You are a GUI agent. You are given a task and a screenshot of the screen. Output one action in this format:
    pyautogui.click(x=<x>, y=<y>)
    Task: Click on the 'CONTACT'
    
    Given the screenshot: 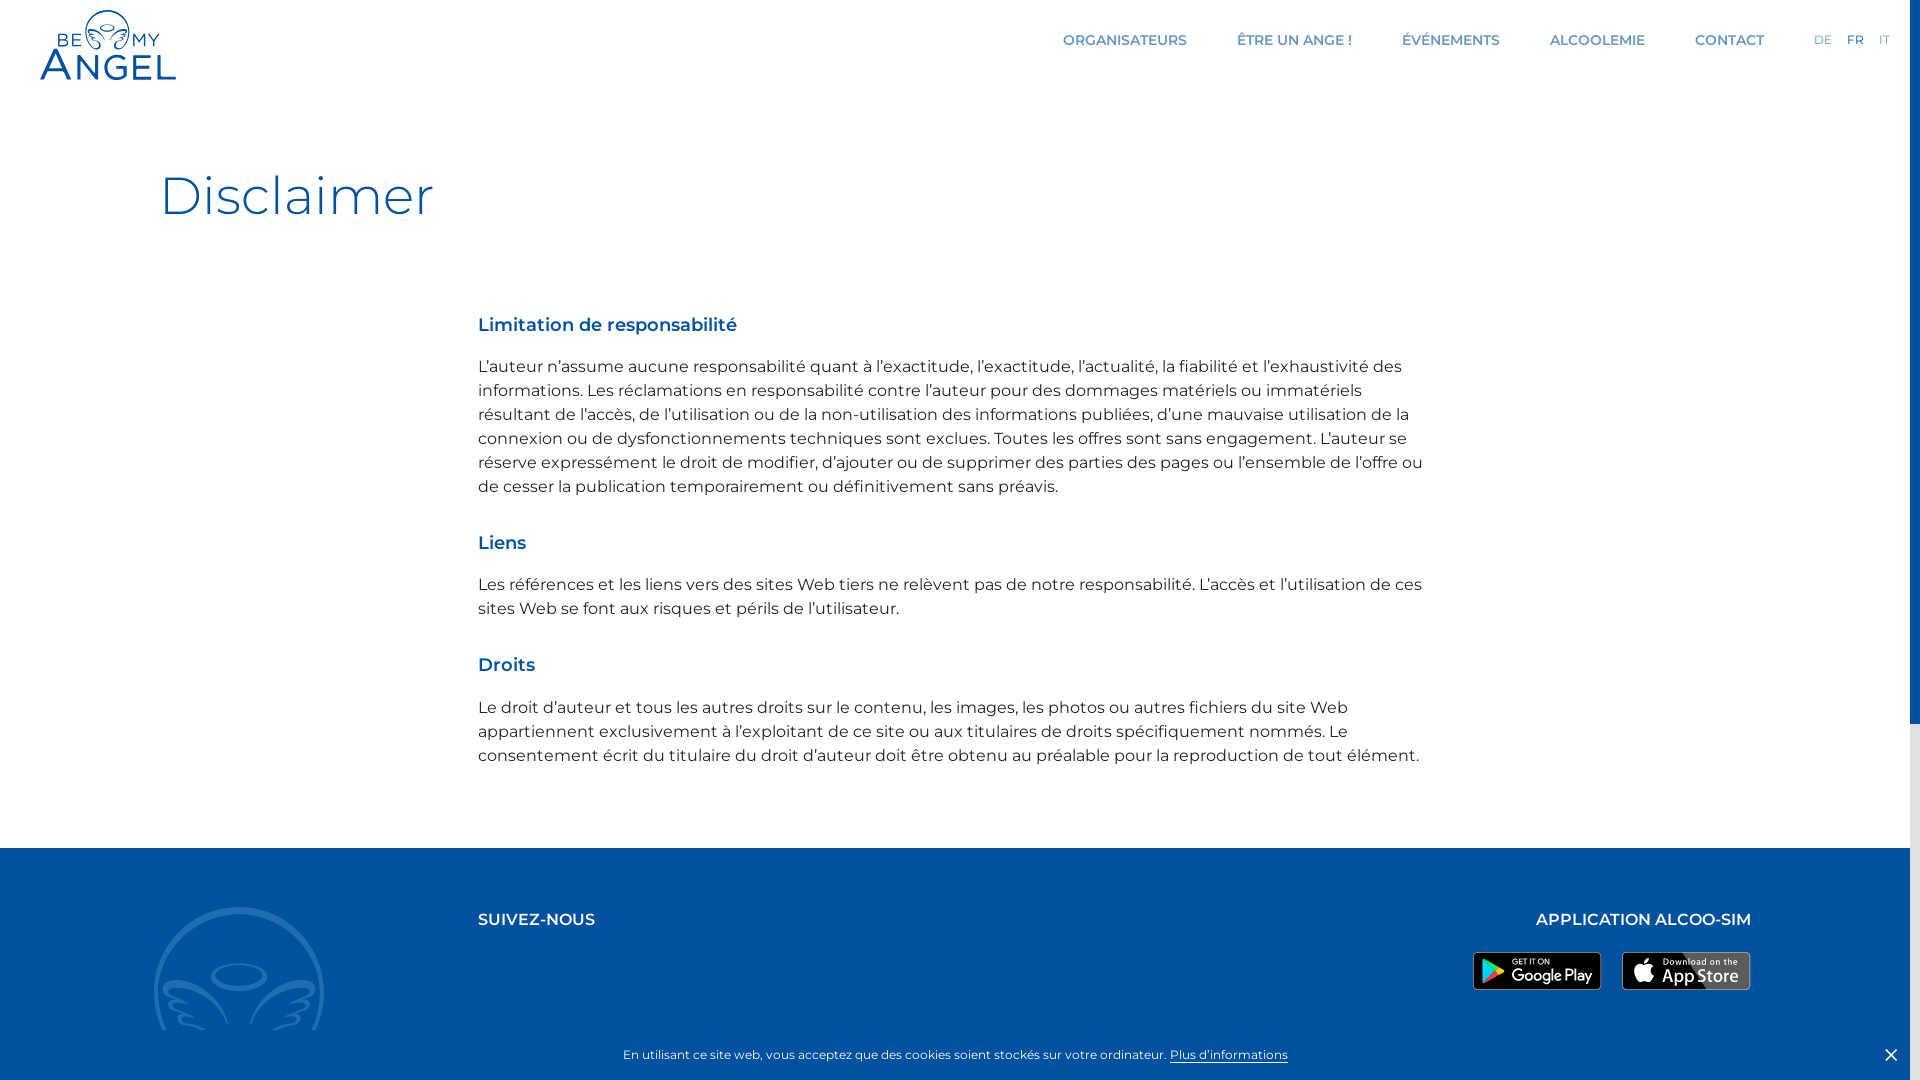 What is the action you would take?
    pyautogui.click(x=1728, y=39)
    